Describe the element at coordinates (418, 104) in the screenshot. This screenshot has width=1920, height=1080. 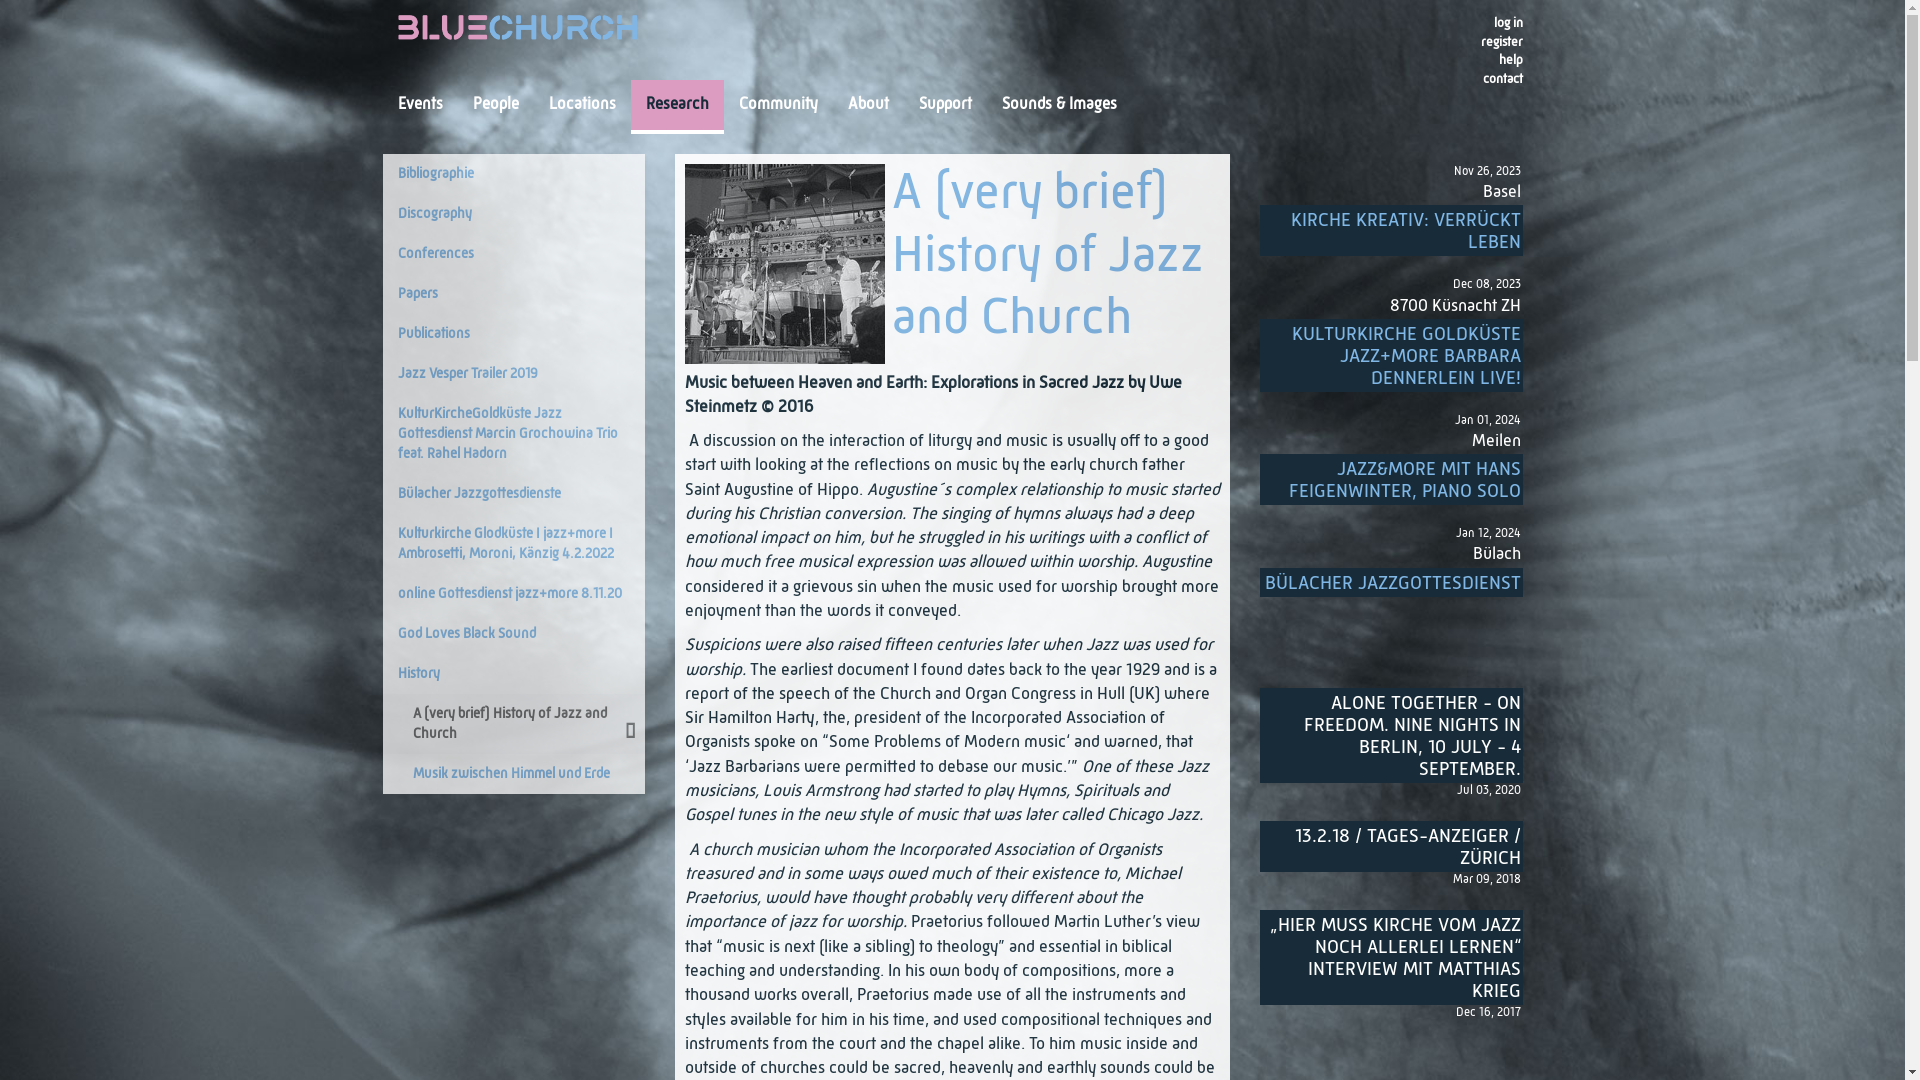
I see `'Events'` at that location.